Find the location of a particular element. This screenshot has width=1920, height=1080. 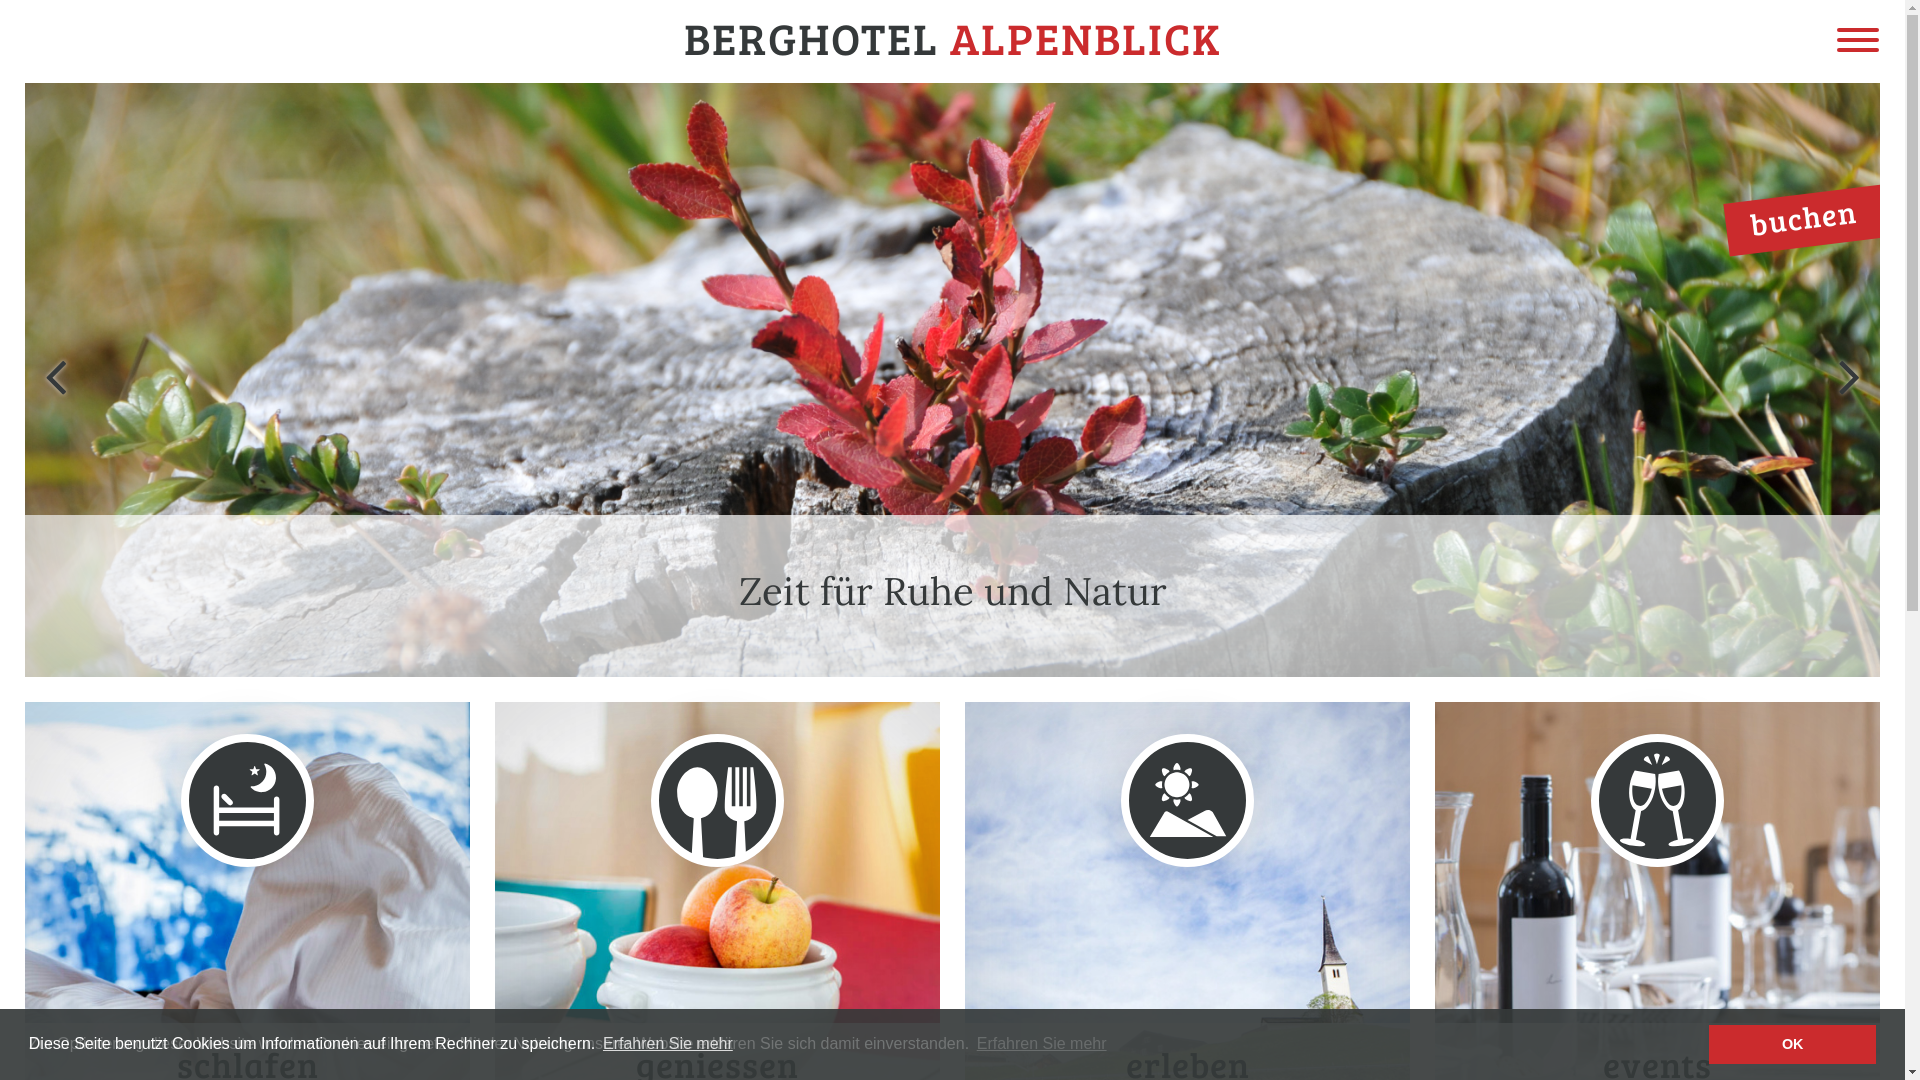

'Erfahren Sie mehr' is located at coordinates (599, 1043).